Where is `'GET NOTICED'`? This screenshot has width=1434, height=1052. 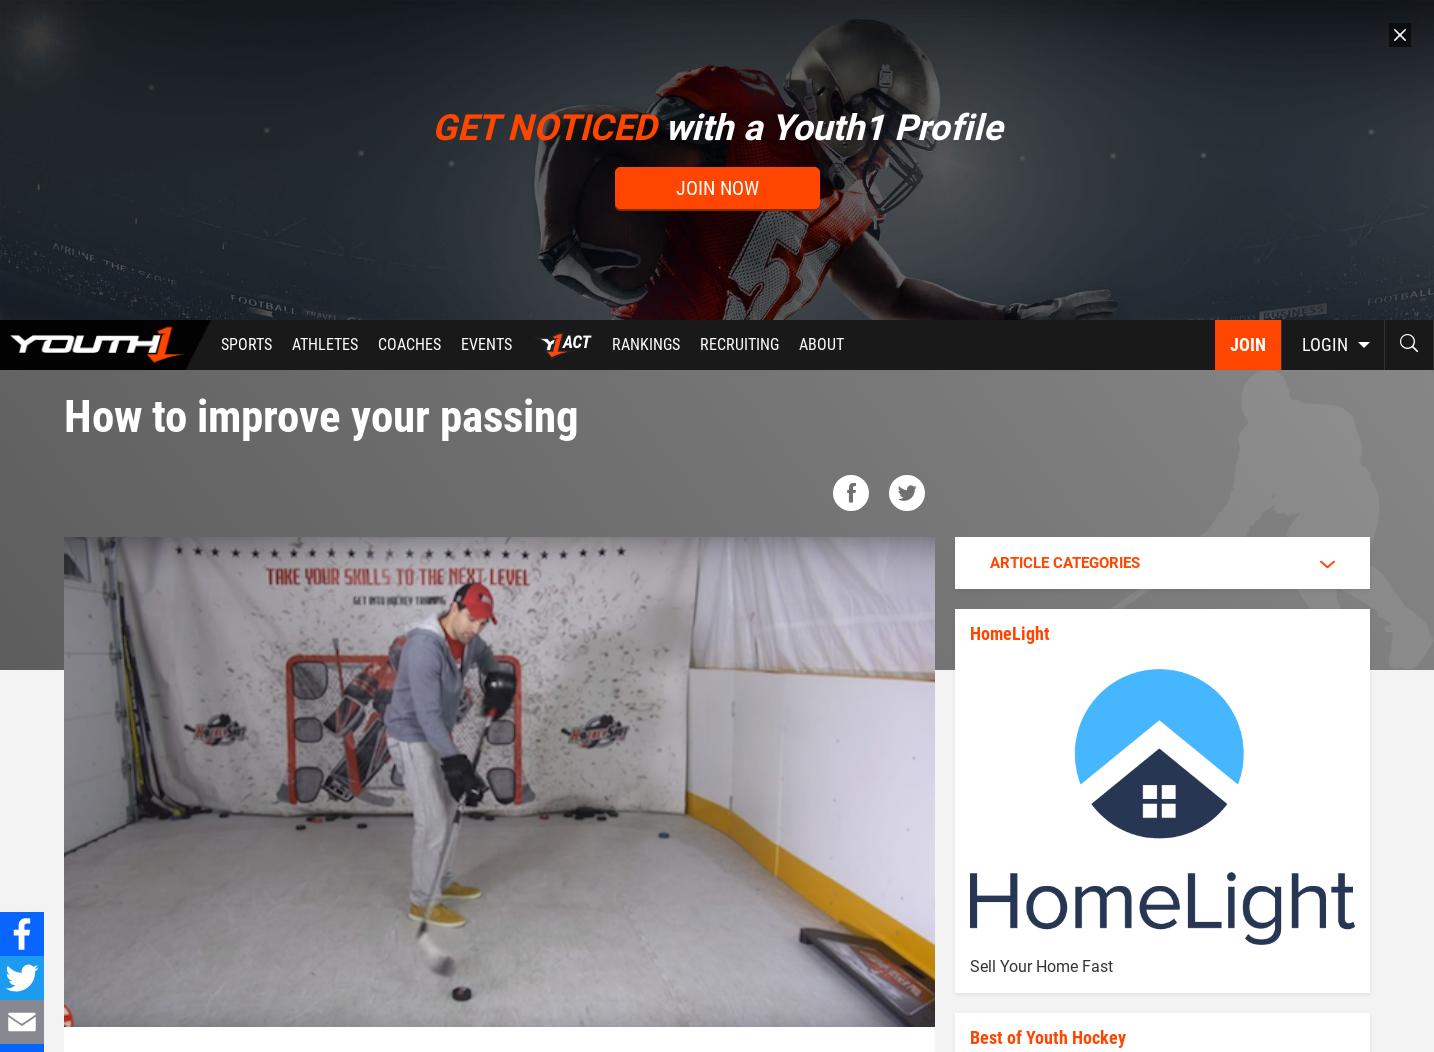 'GET NOTICED' is located at coordinates (432, 128).